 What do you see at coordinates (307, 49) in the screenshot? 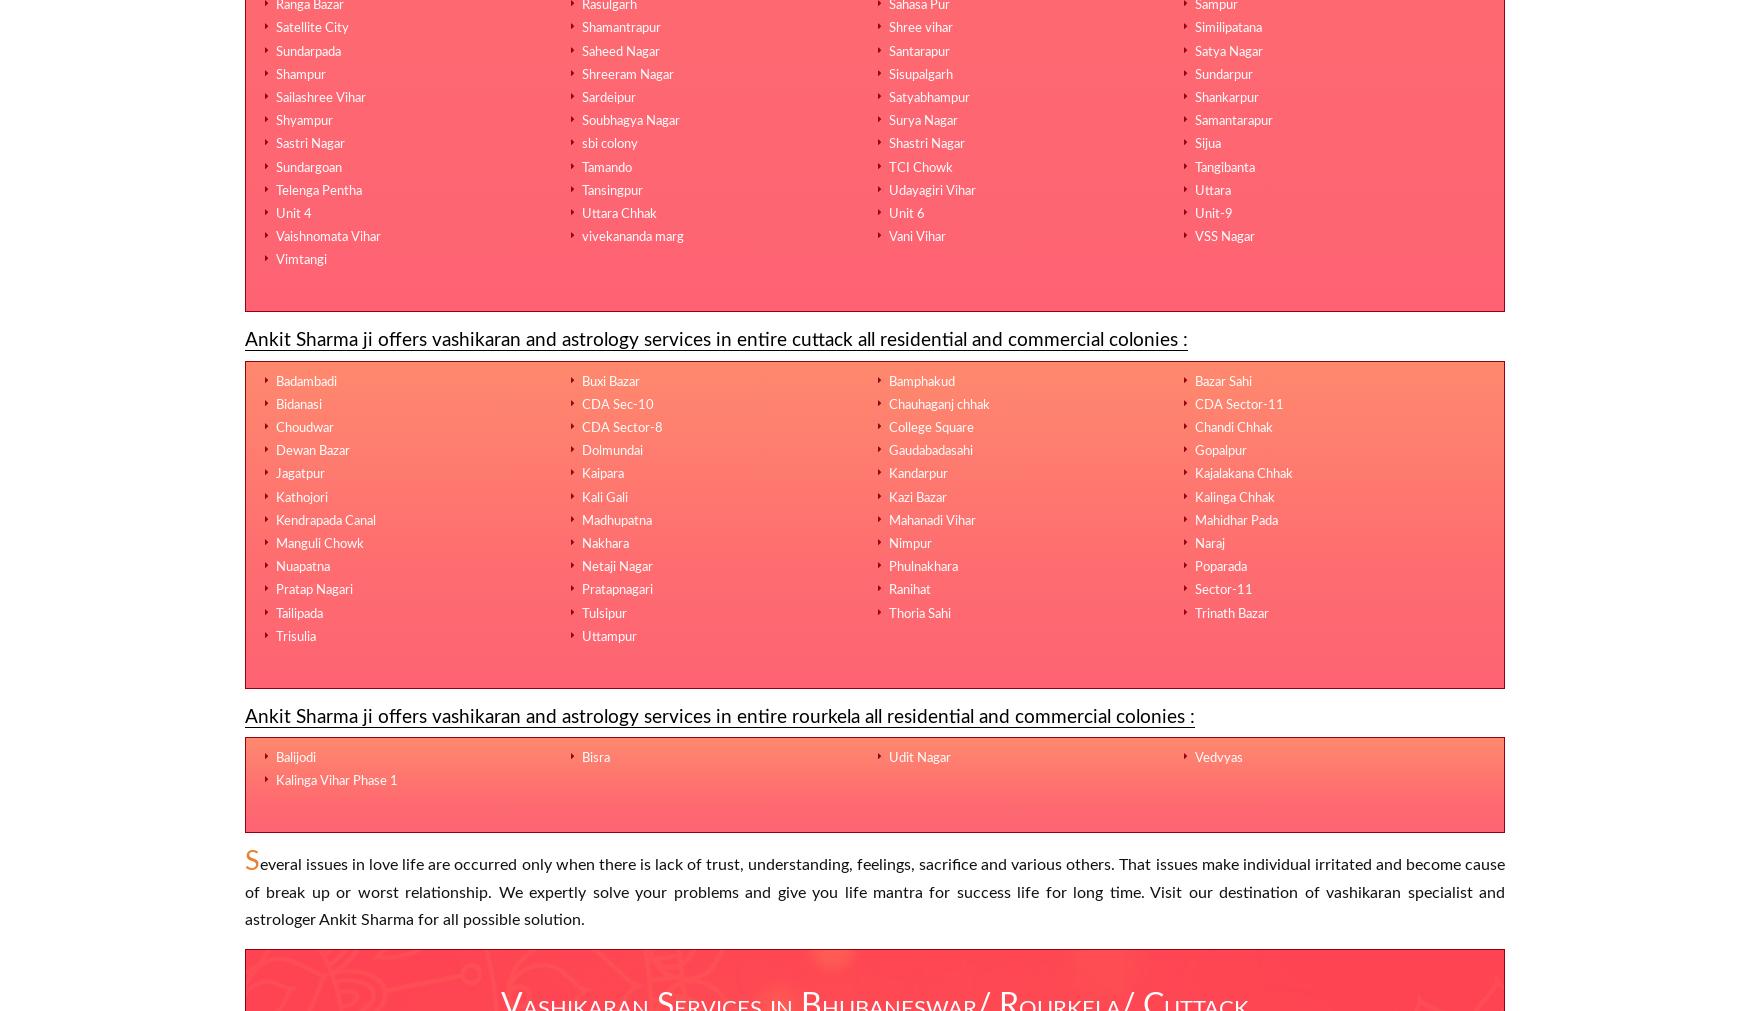
I see `'Sundarpada'` at bounding box center [307, 49].